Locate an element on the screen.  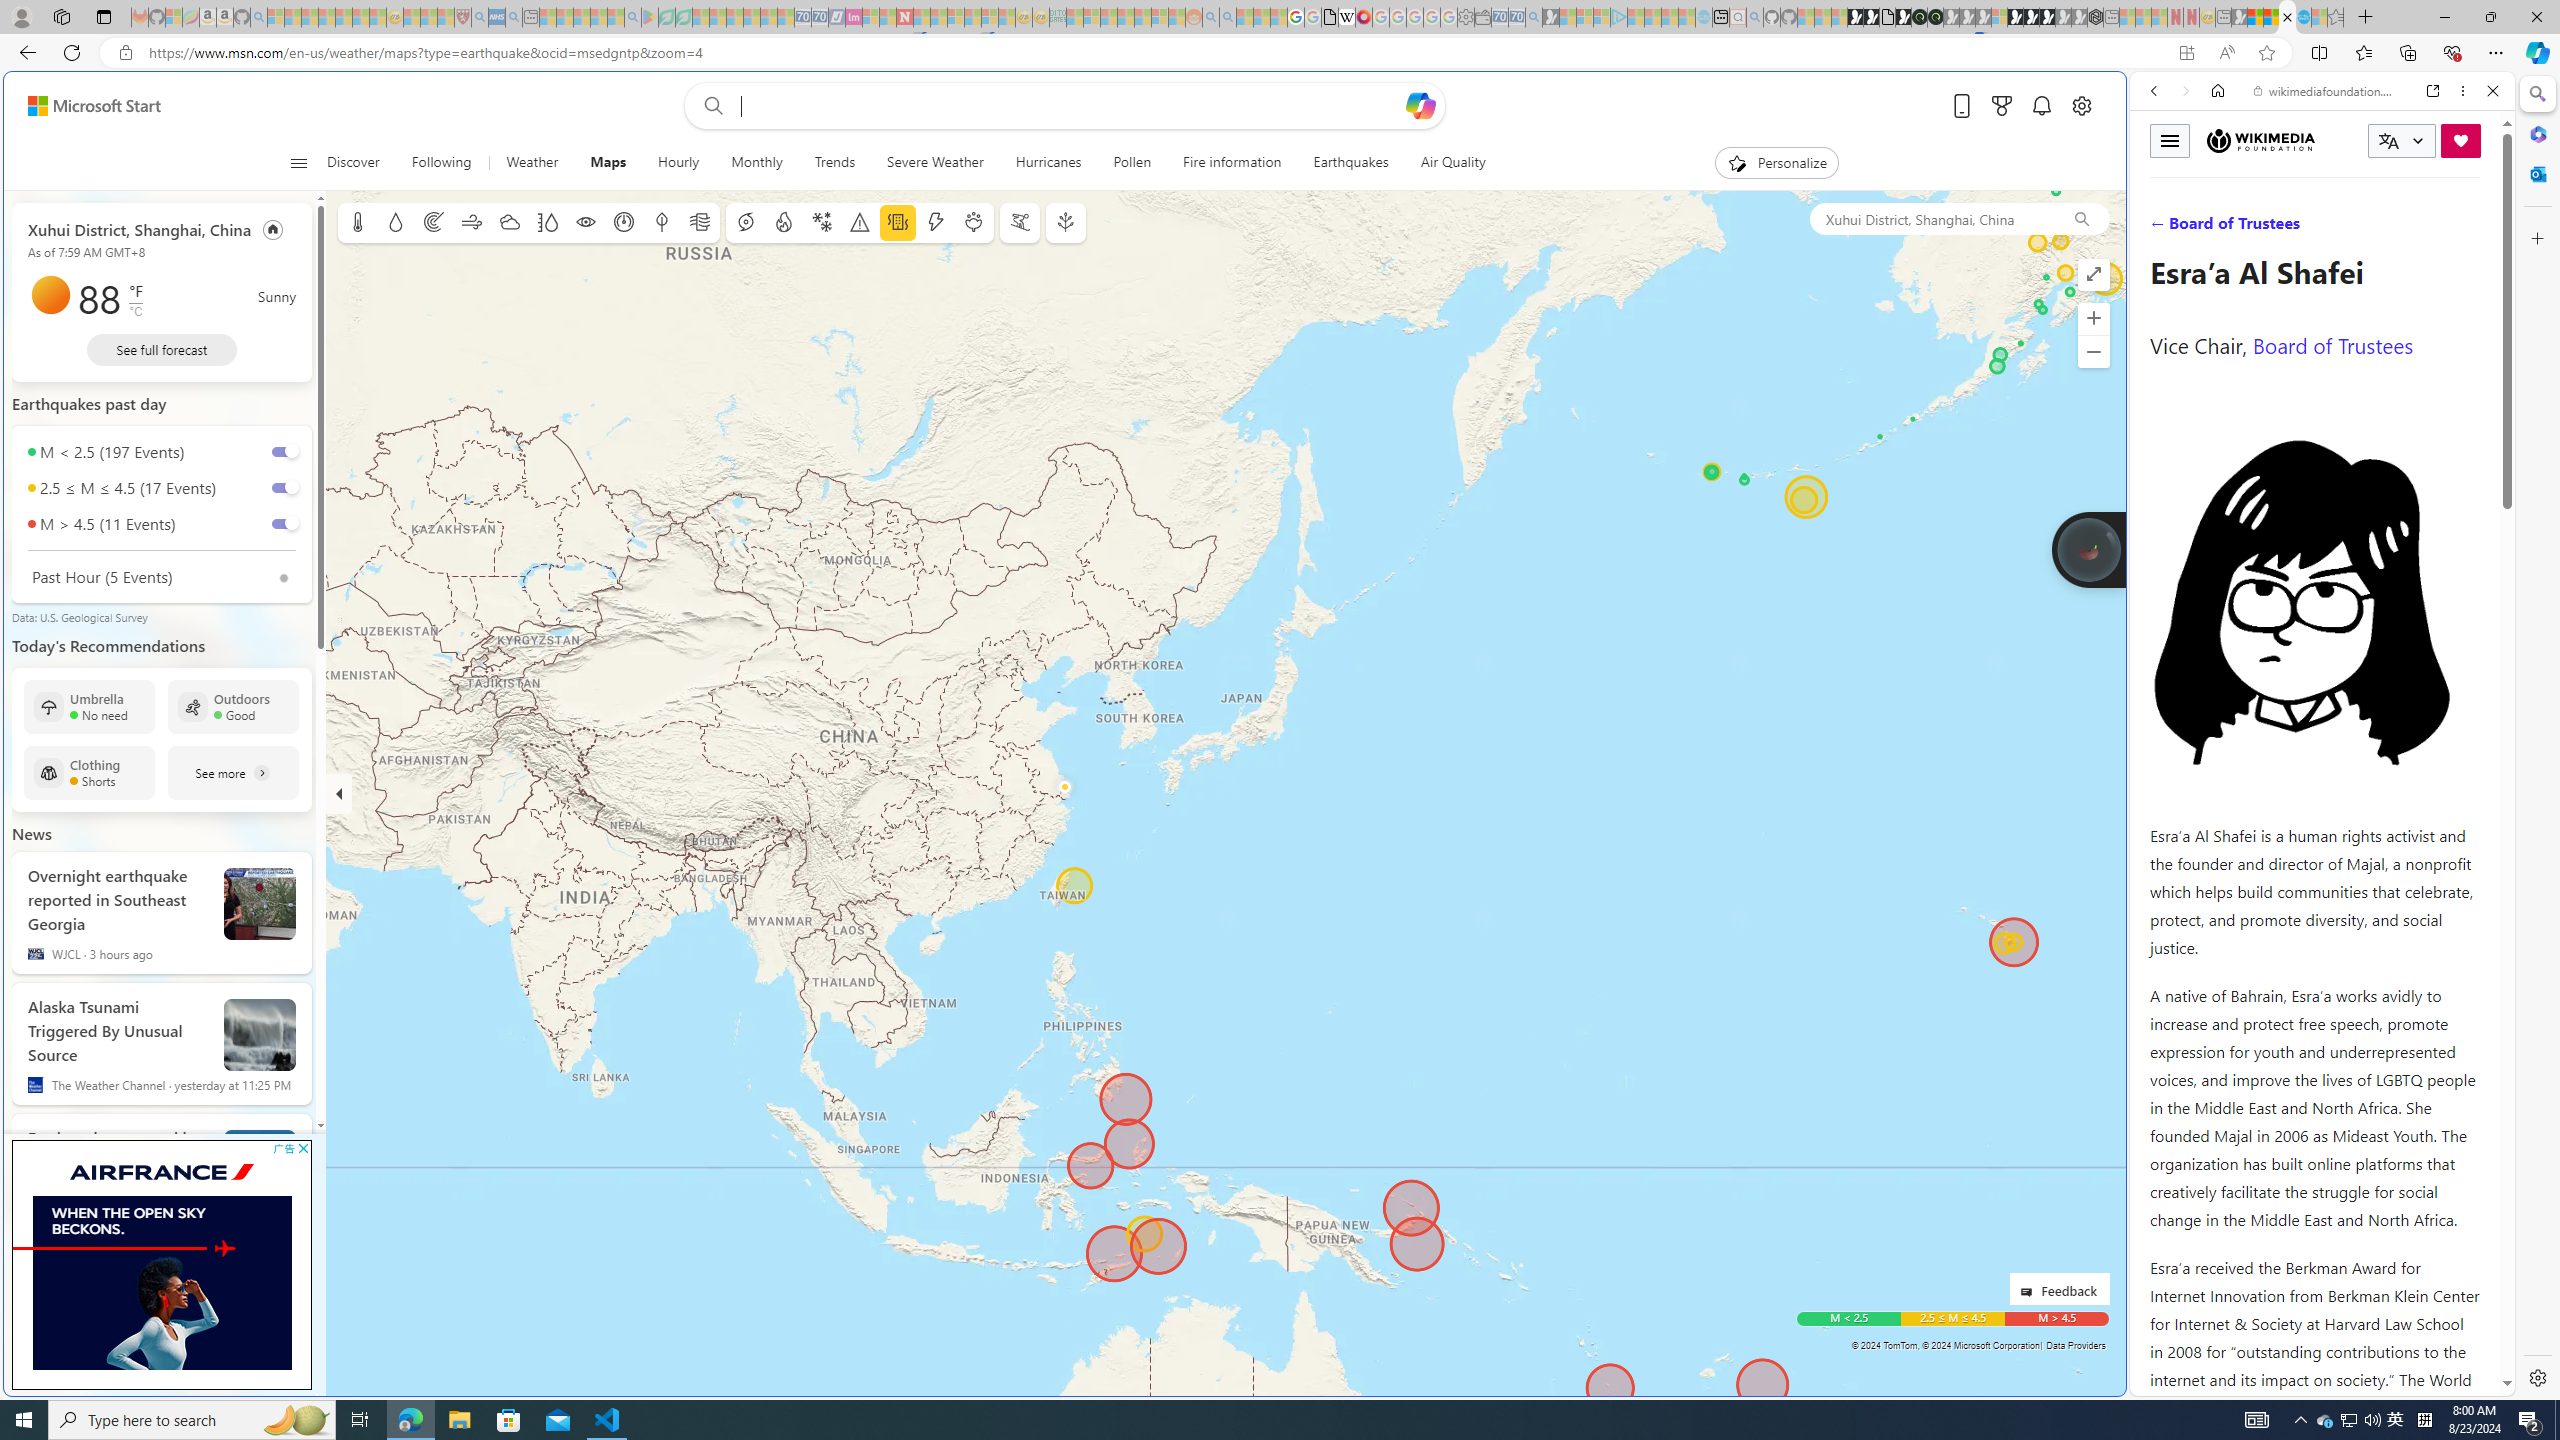
'Radar' is located at coordinates (432, 222).